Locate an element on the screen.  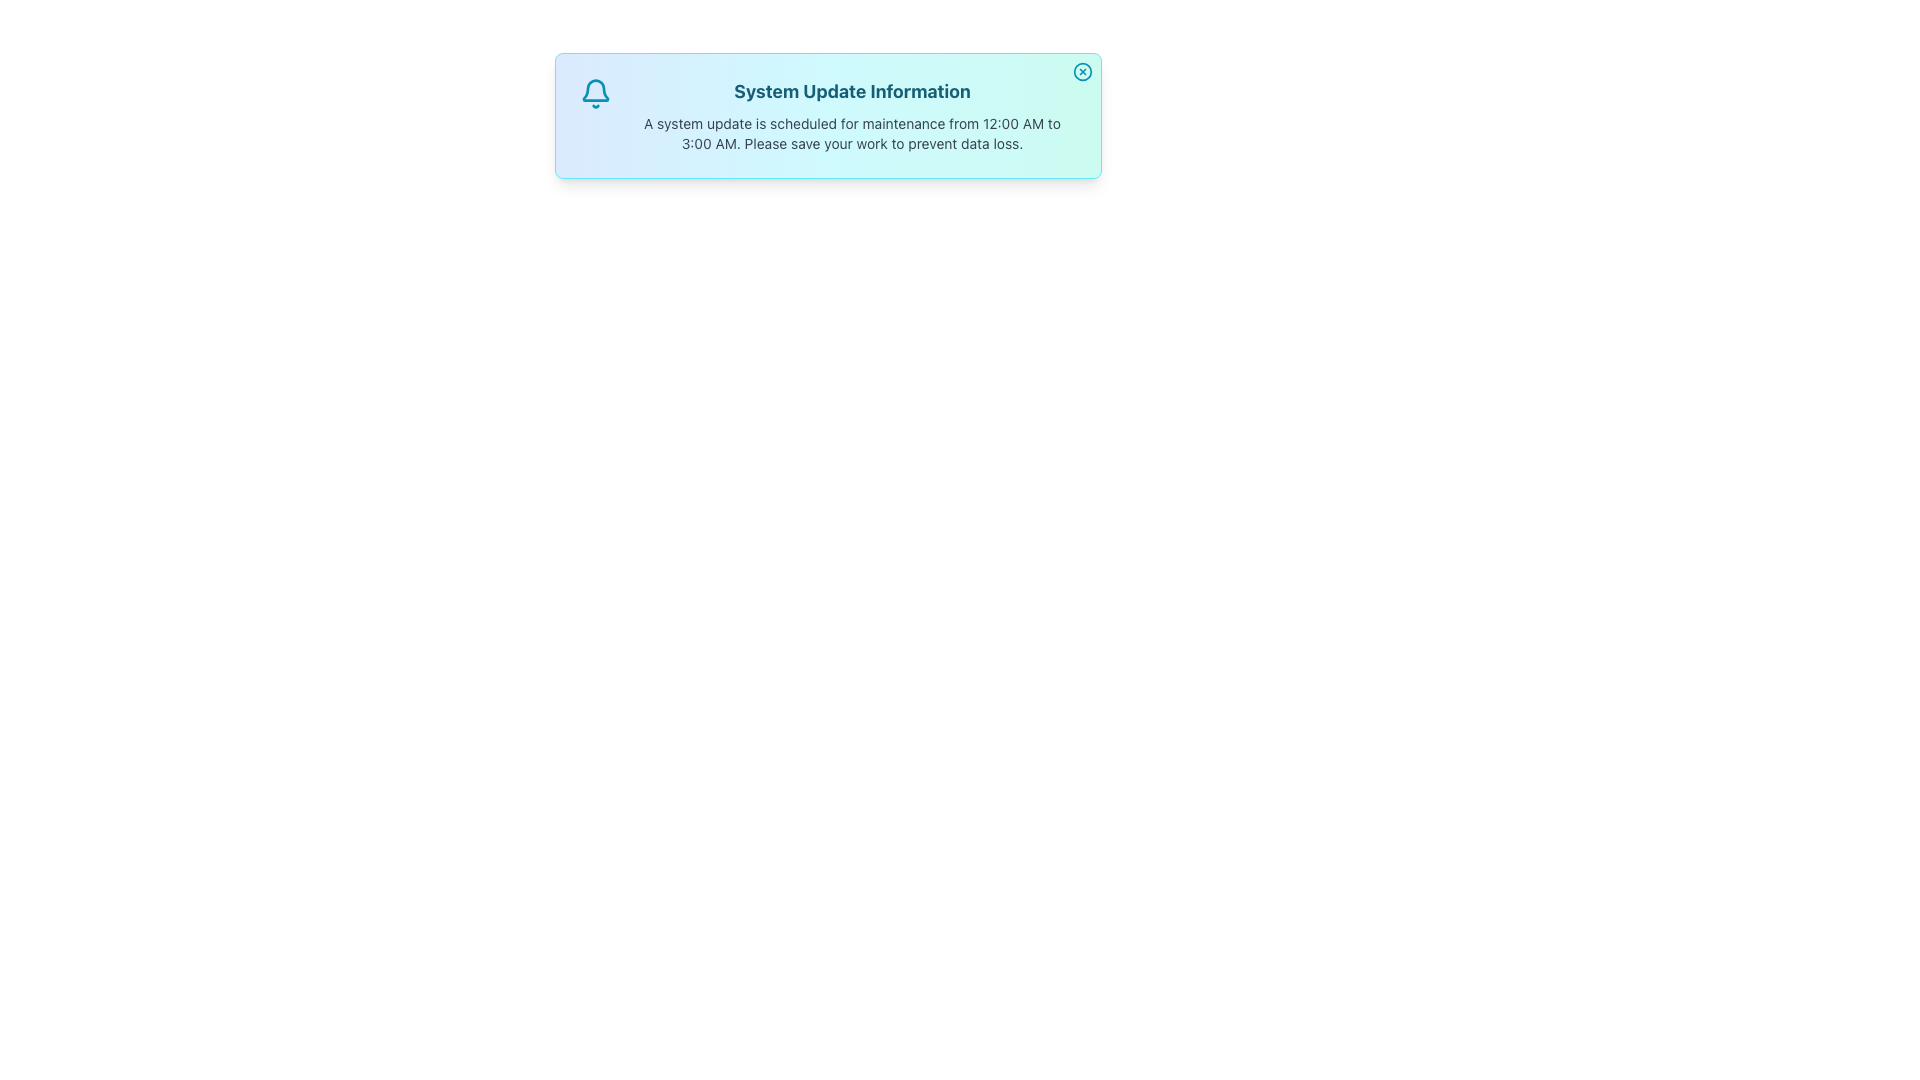
the small circular dismiss button with a cyan outline located at the top-right corner of the notification box is located at coordinates (1082, 71).